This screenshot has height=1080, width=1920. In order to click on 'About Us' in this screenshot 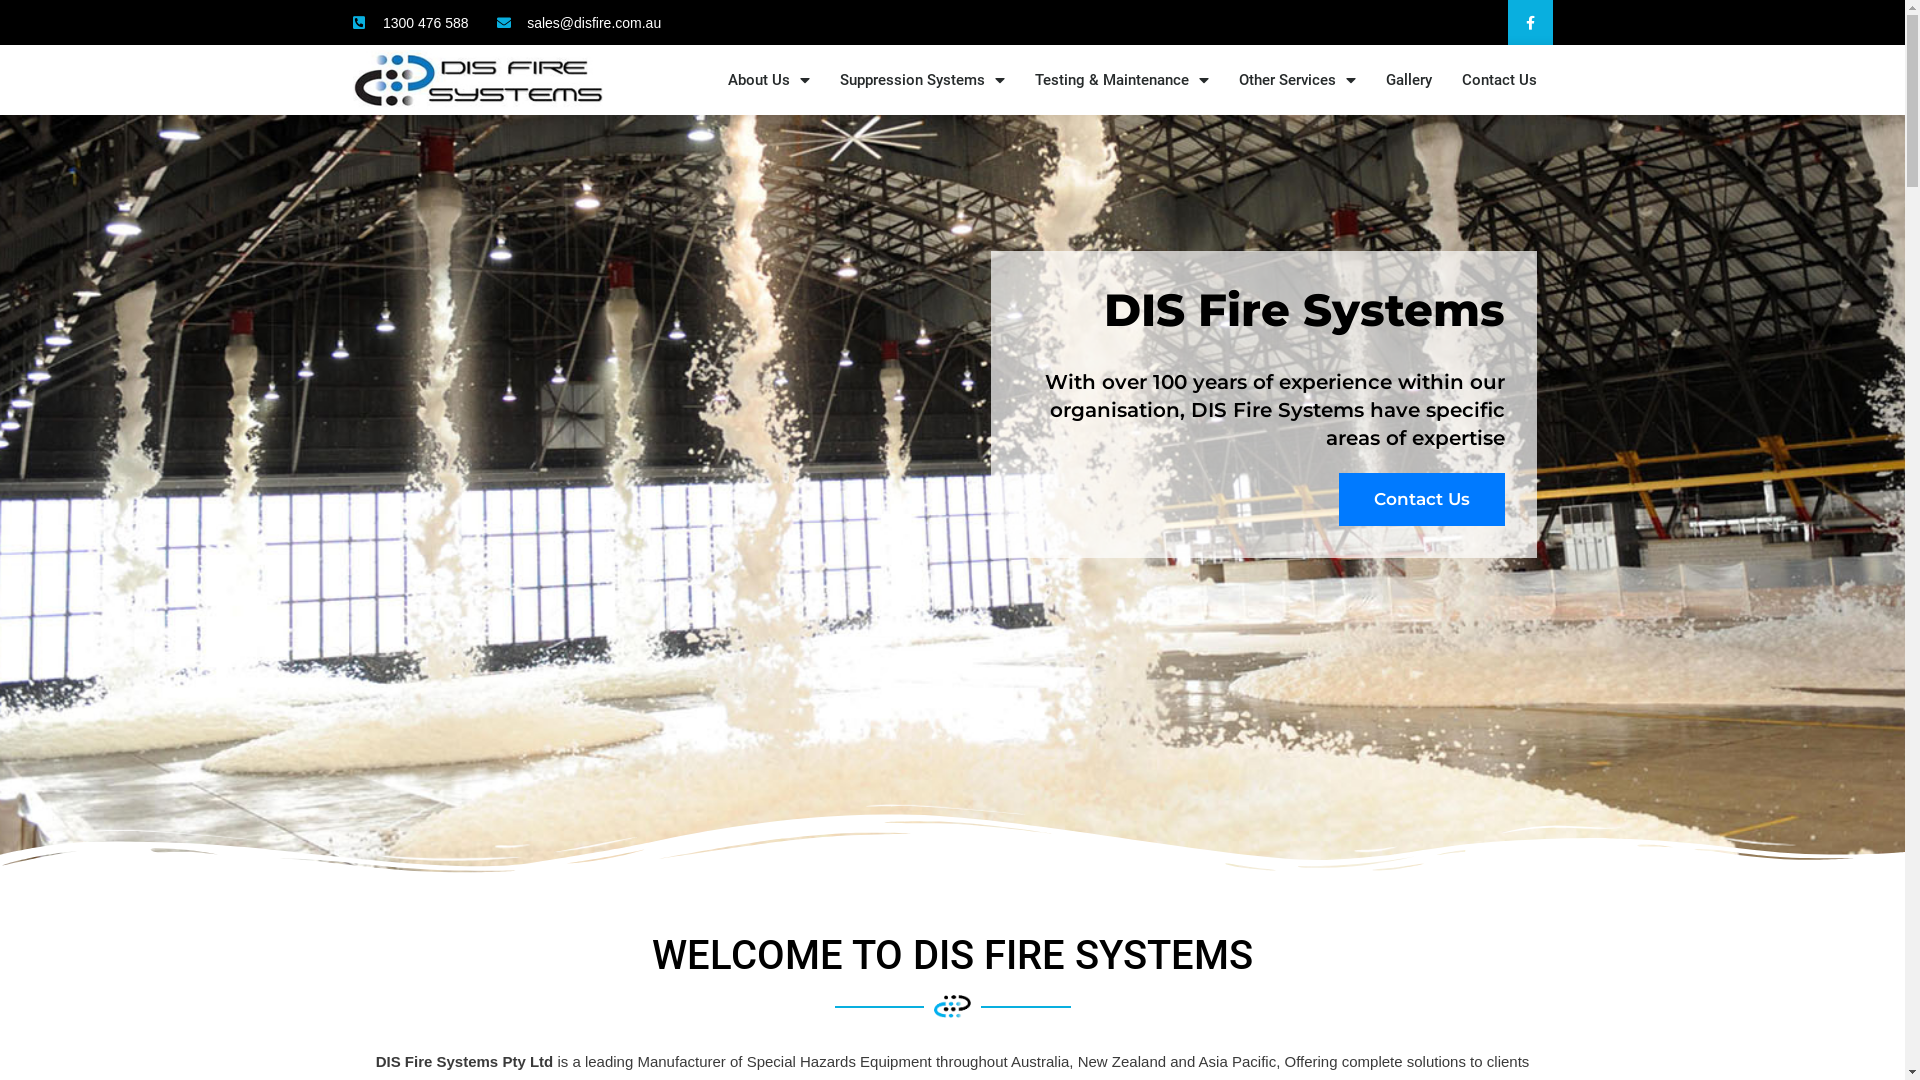, I will do `click(767, 79)`.